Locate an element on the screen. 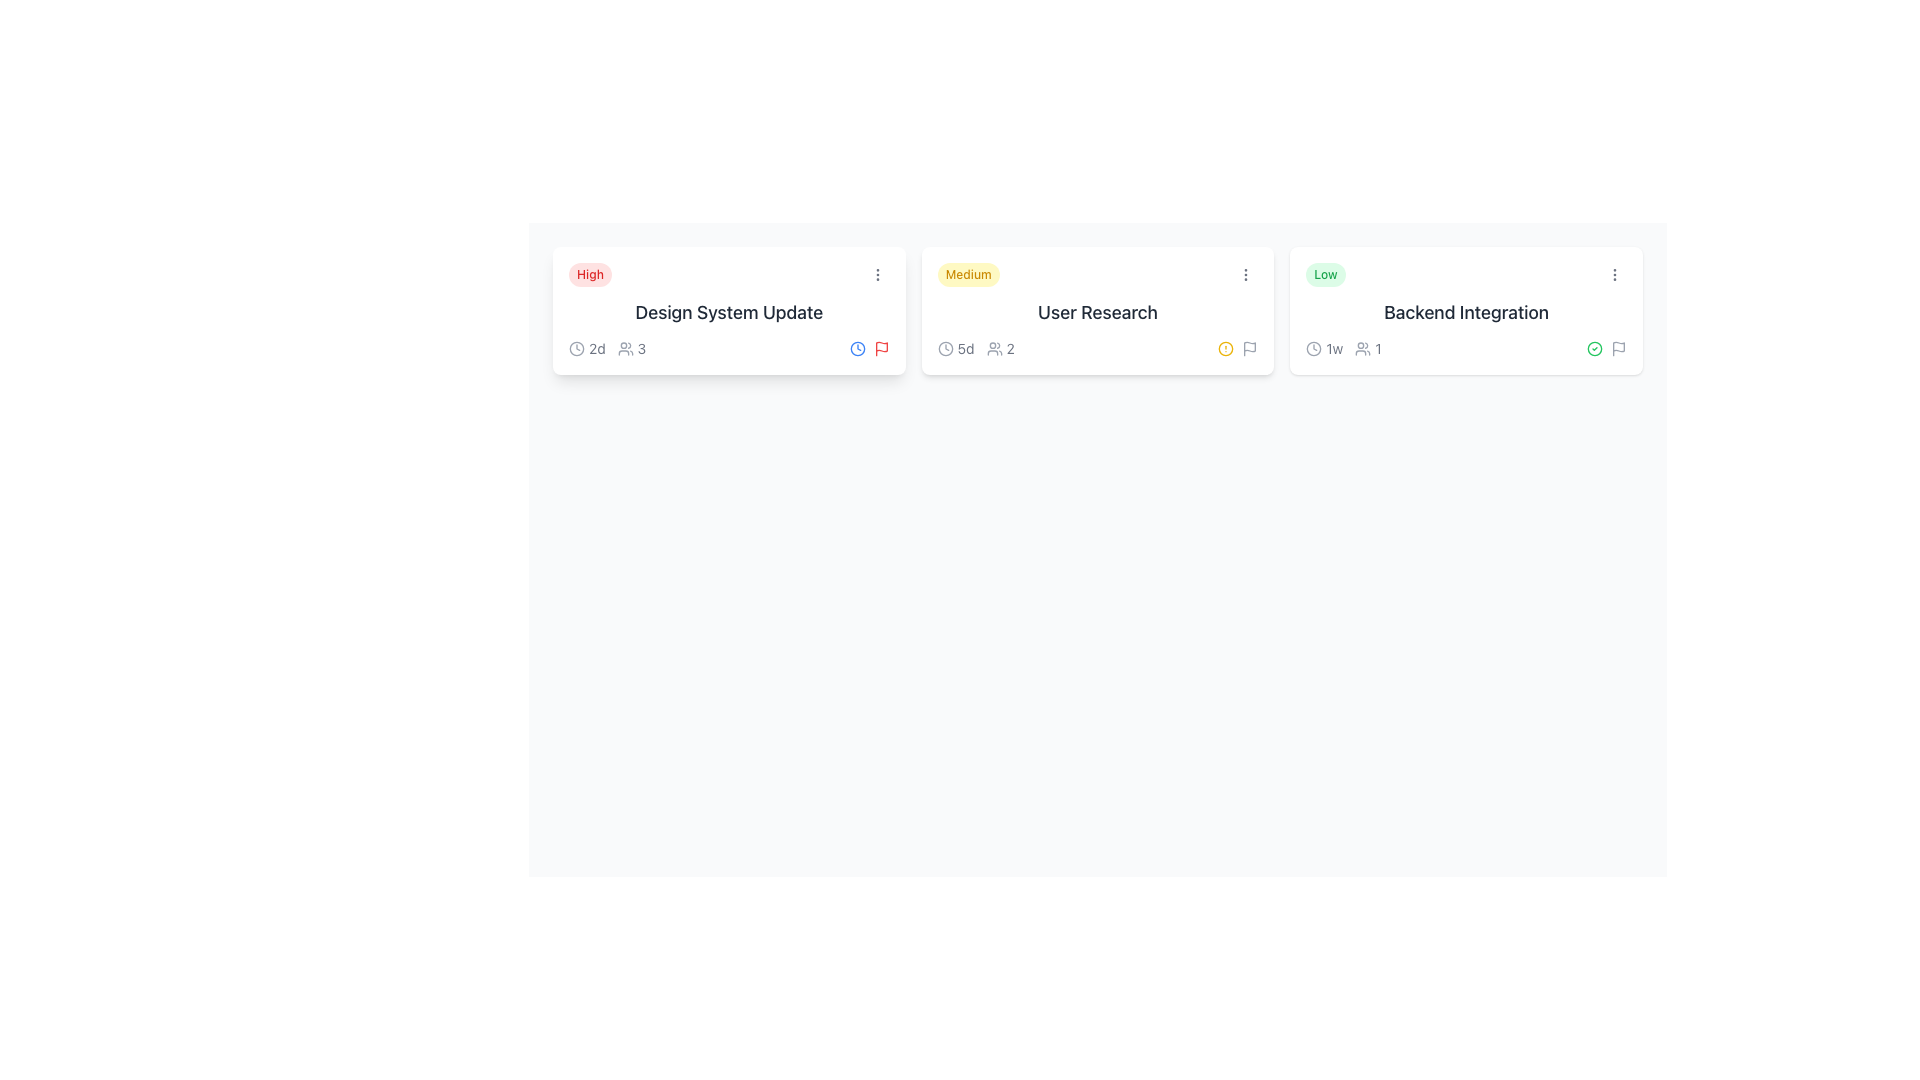 This screenshot has width=1920, height=1080. the circular outline element within the clock icon located in the bottom-right section of the 'User Research' card is located at coordinates (944, 347).